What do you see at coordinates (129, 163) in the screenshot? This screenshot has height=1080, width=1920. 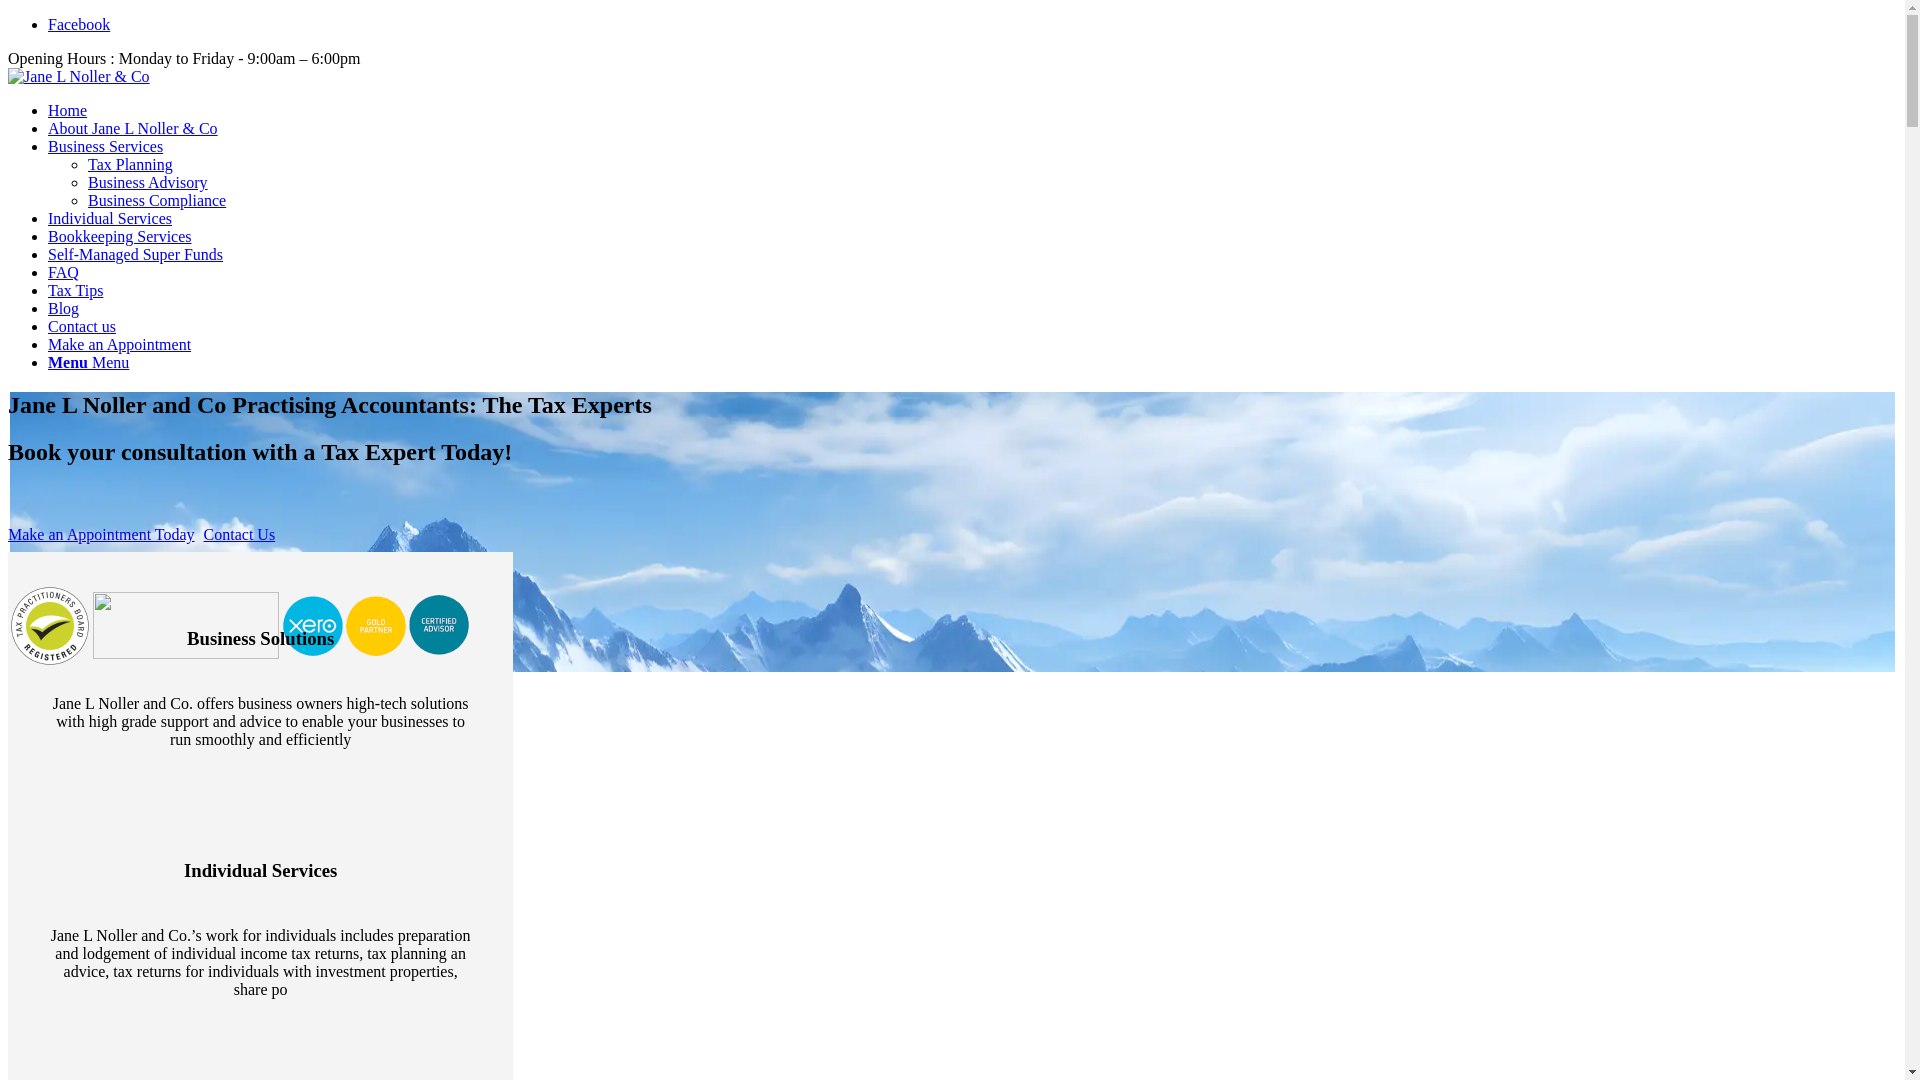 I see `'Tax Planning'` at bounding box center [129, 163].